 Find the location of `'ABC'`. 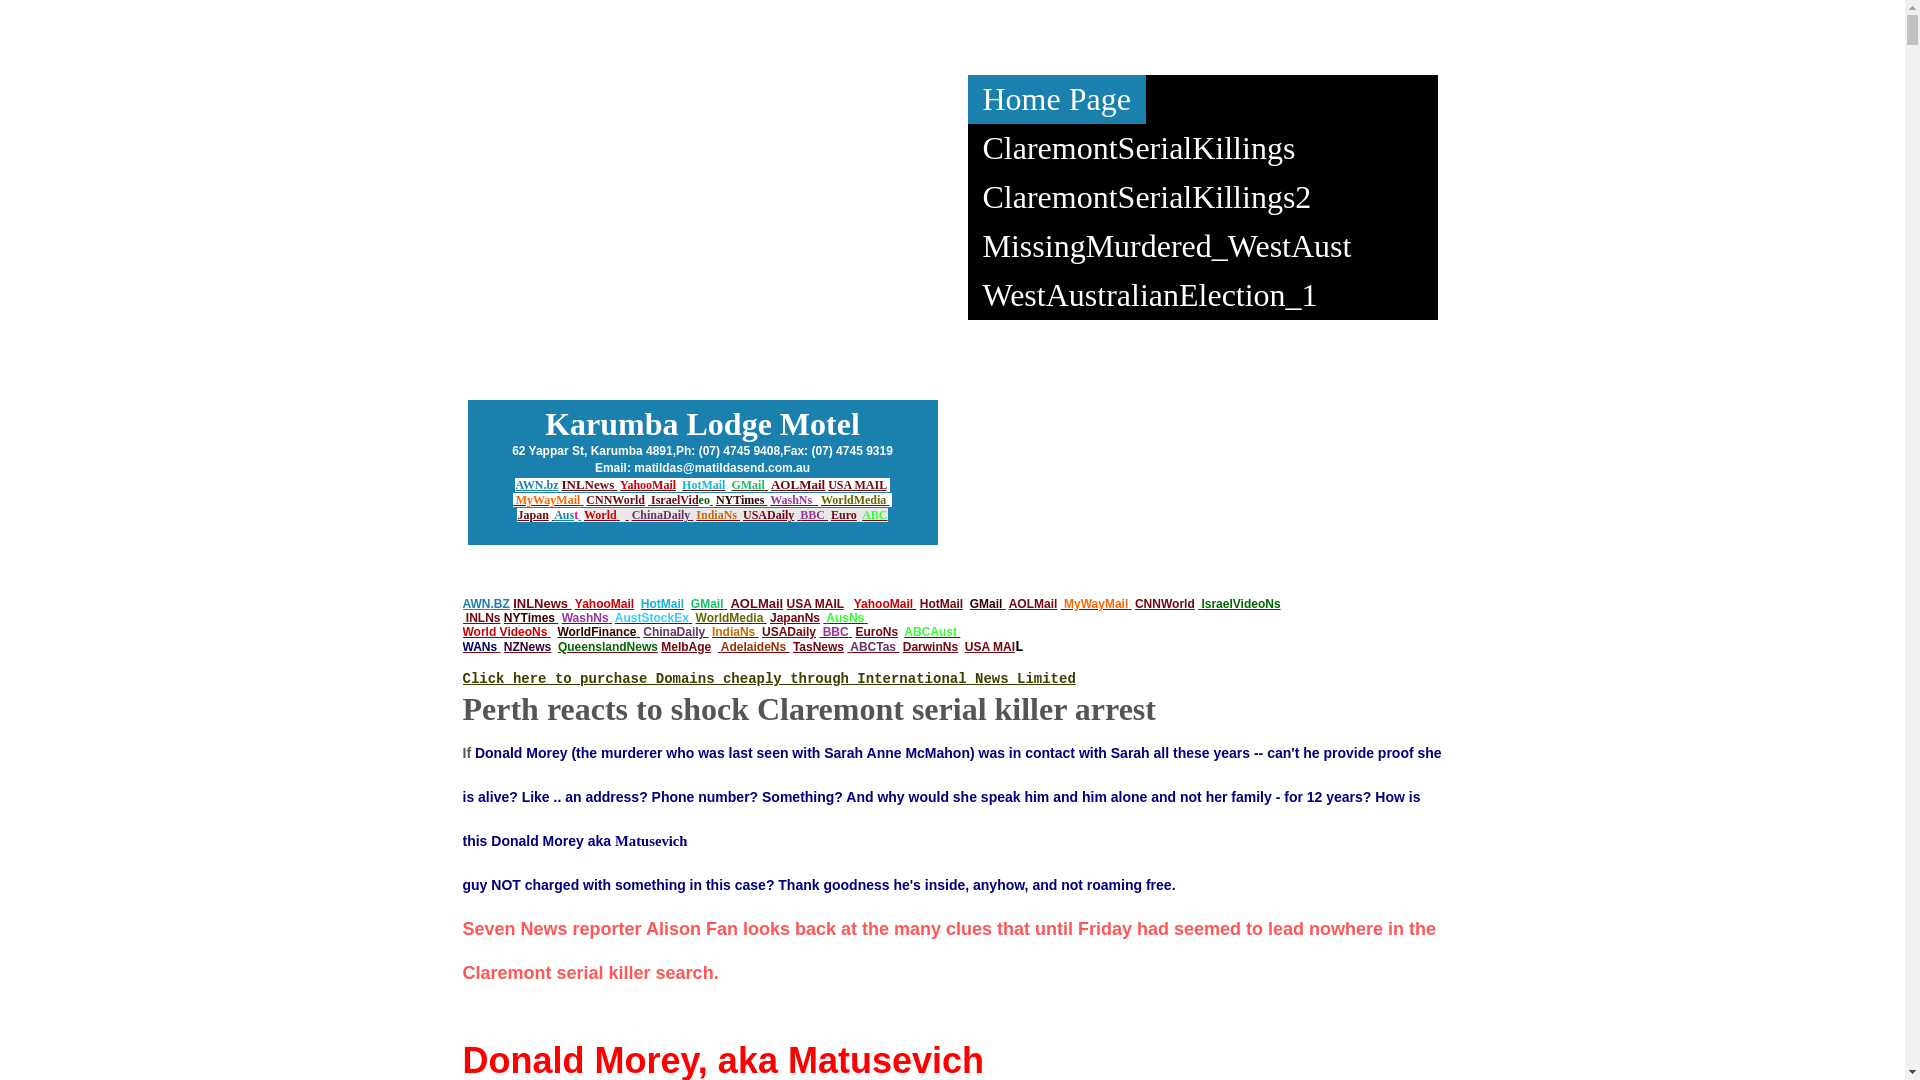

'ABC' is located at coordinates (874, 514).